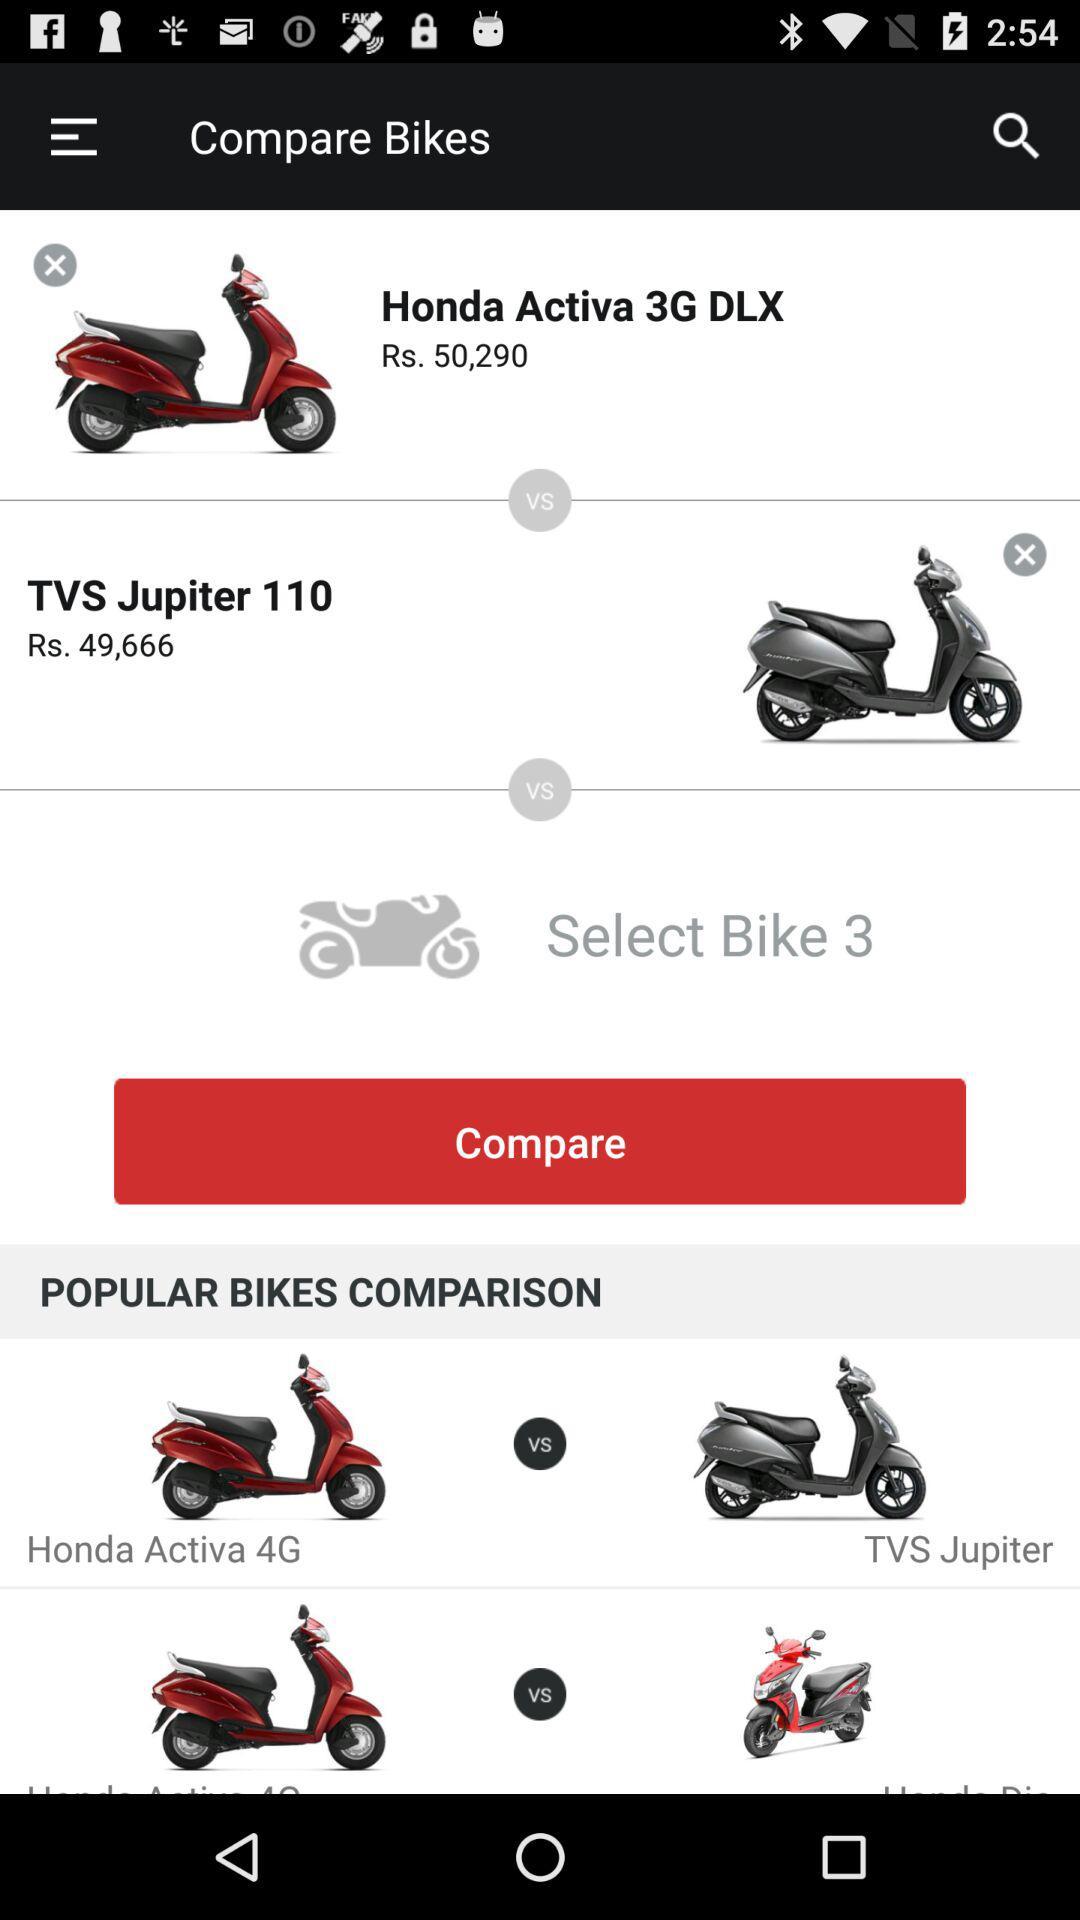  Describe the element at coordinates (1024, 554) in the screenshot. I see `page` at that location.